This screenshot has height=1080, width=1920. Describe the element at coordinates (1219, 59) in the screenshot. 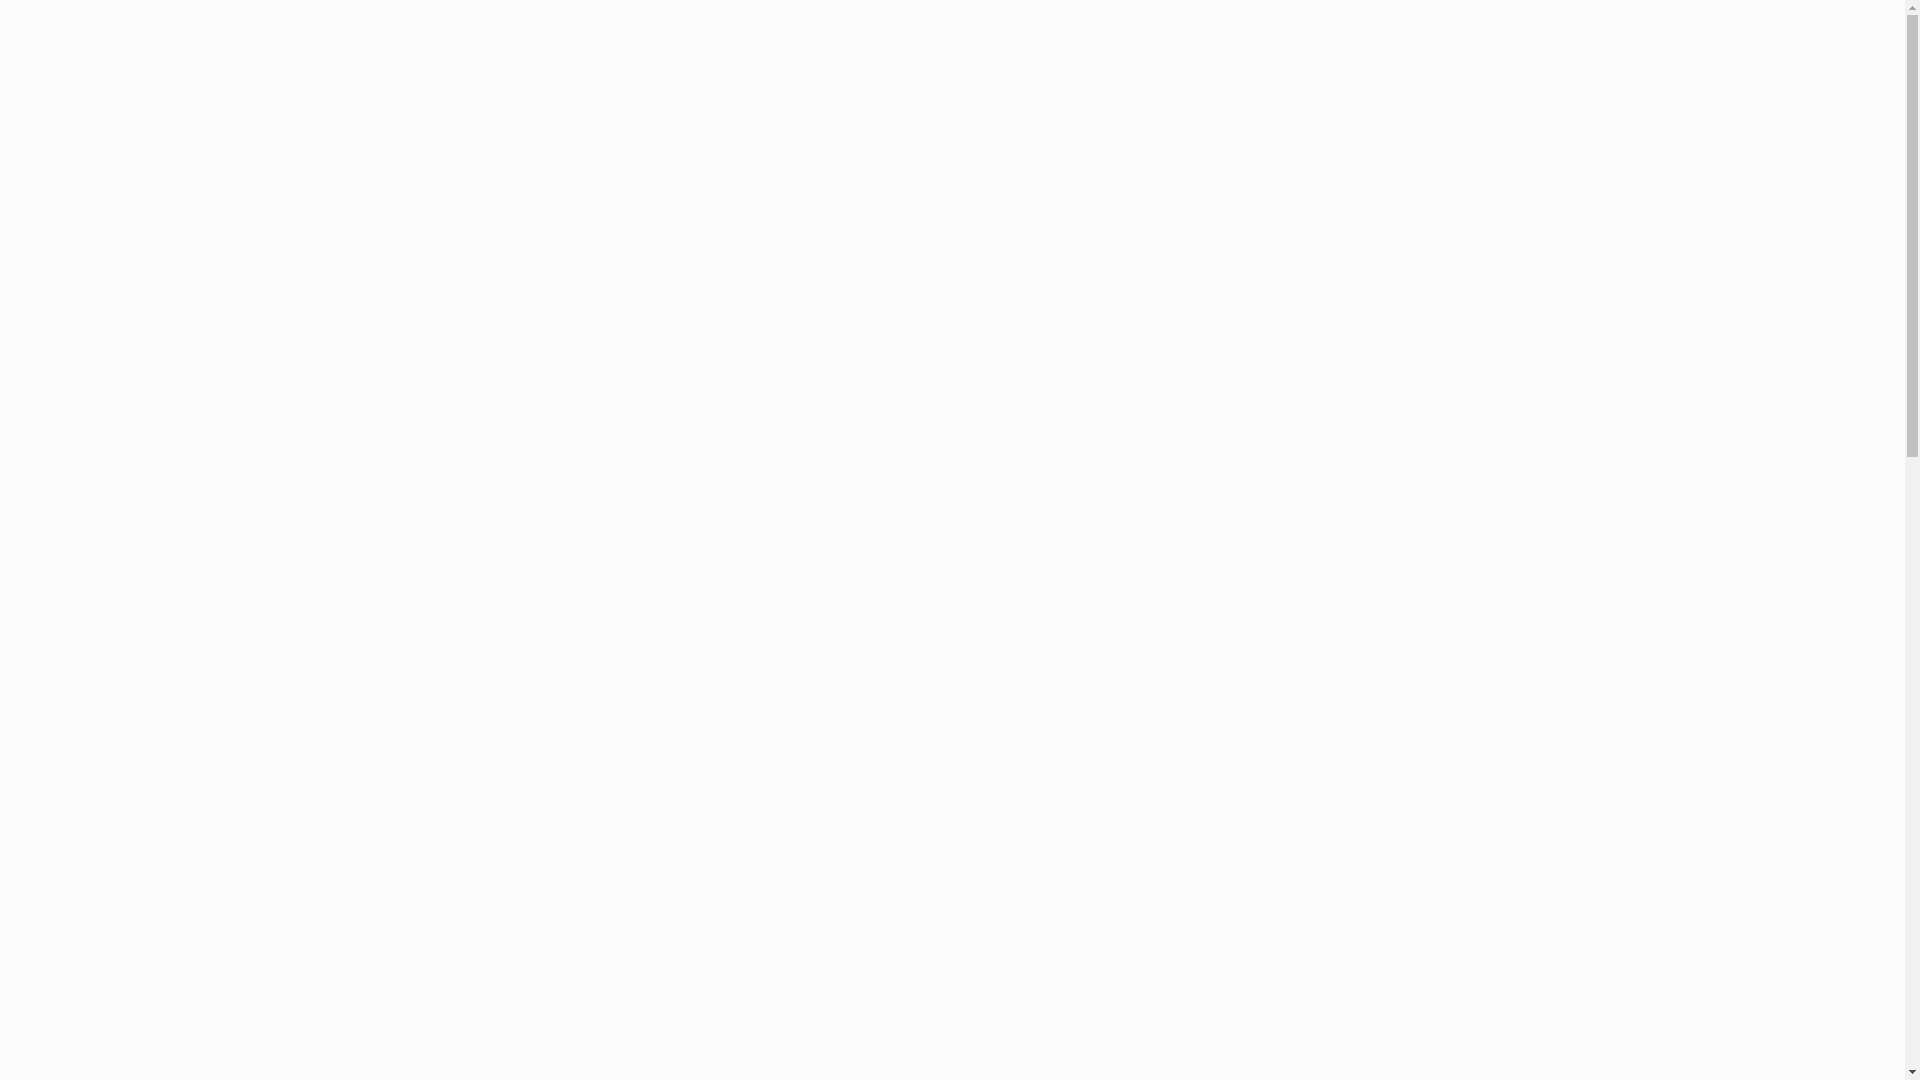

I see `'Le Dk'` at that location.